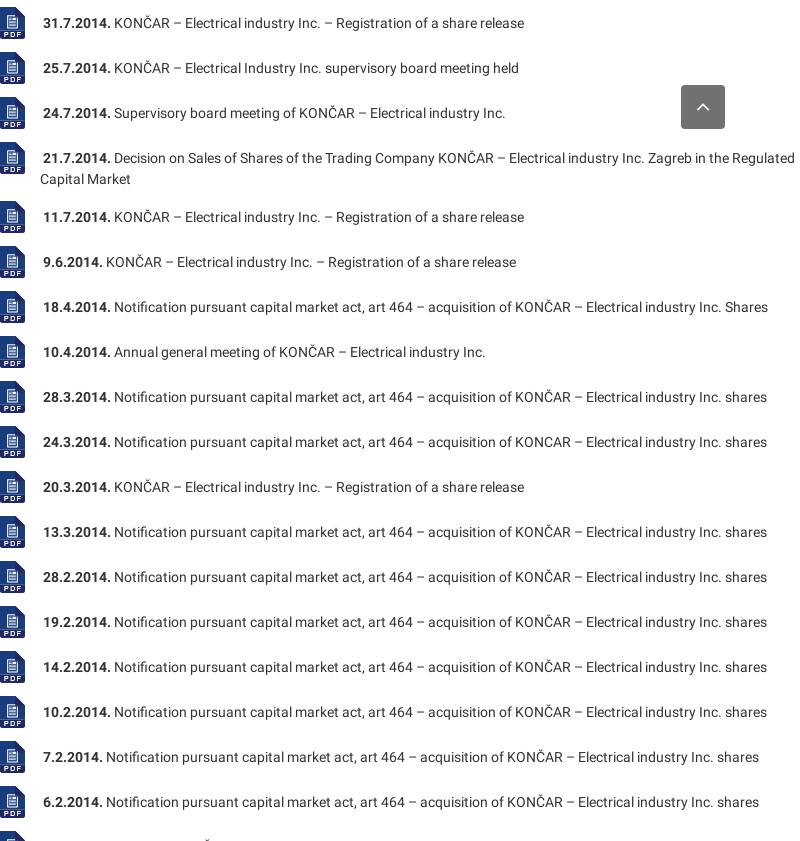 The image size is (800, 841). What do you see at coordinates (77, 350) in the screenshot?
I see `'10.4.2014.'` at bounding box center [77, 350].